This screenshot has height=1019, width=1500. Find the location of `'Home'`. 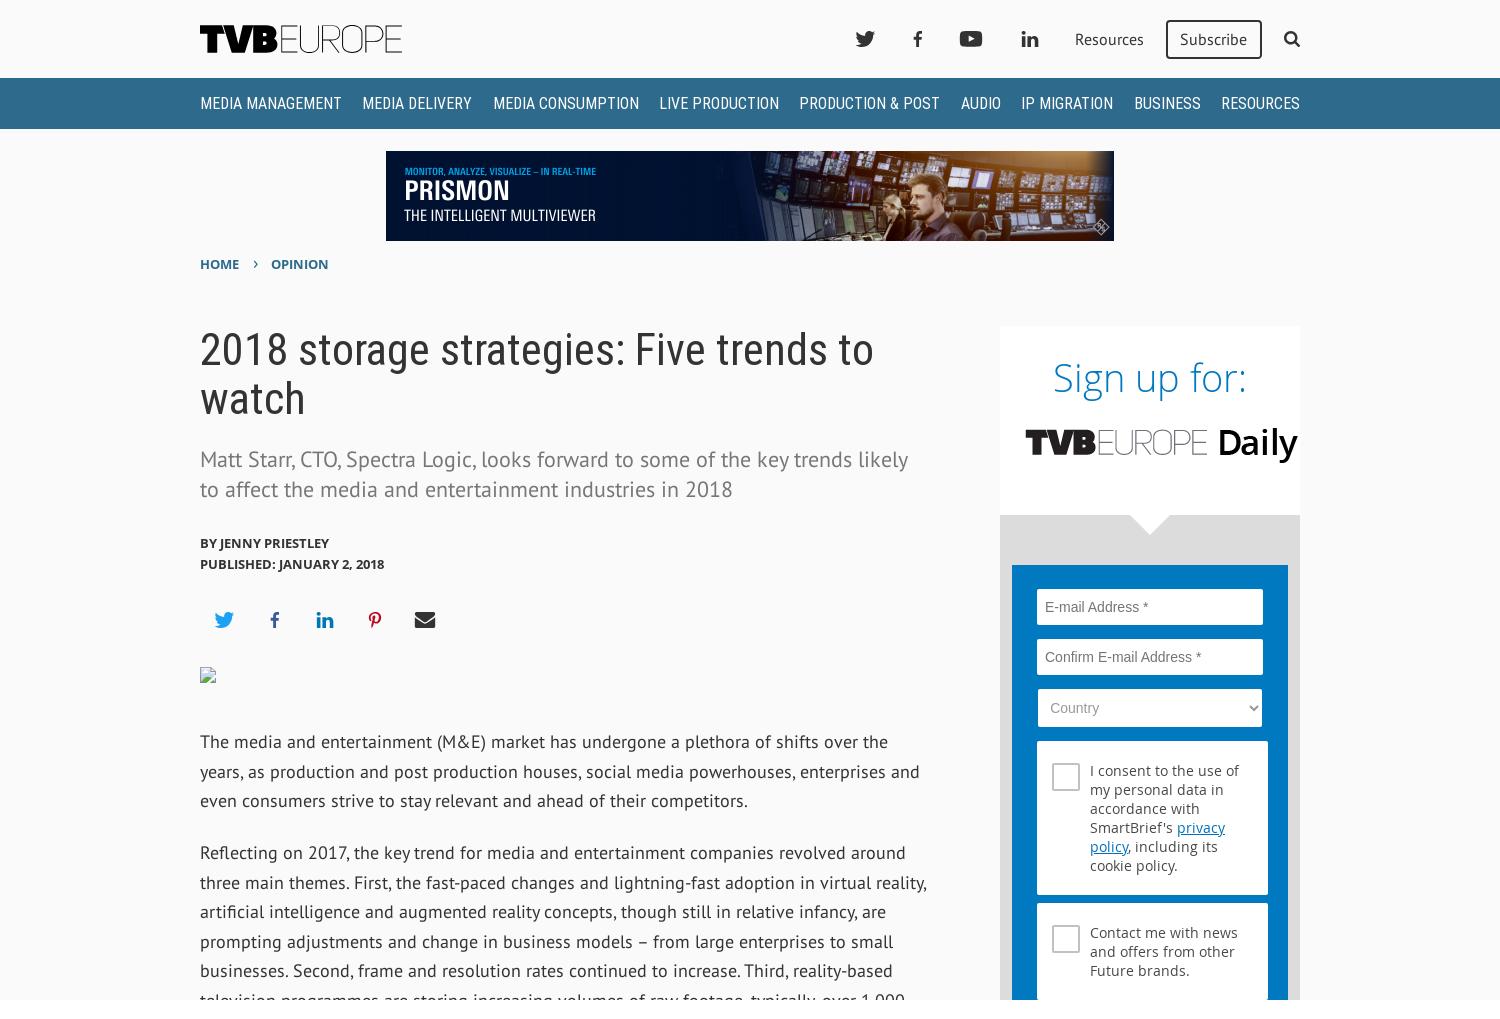

'Home' is located at coordinates (217, 264).